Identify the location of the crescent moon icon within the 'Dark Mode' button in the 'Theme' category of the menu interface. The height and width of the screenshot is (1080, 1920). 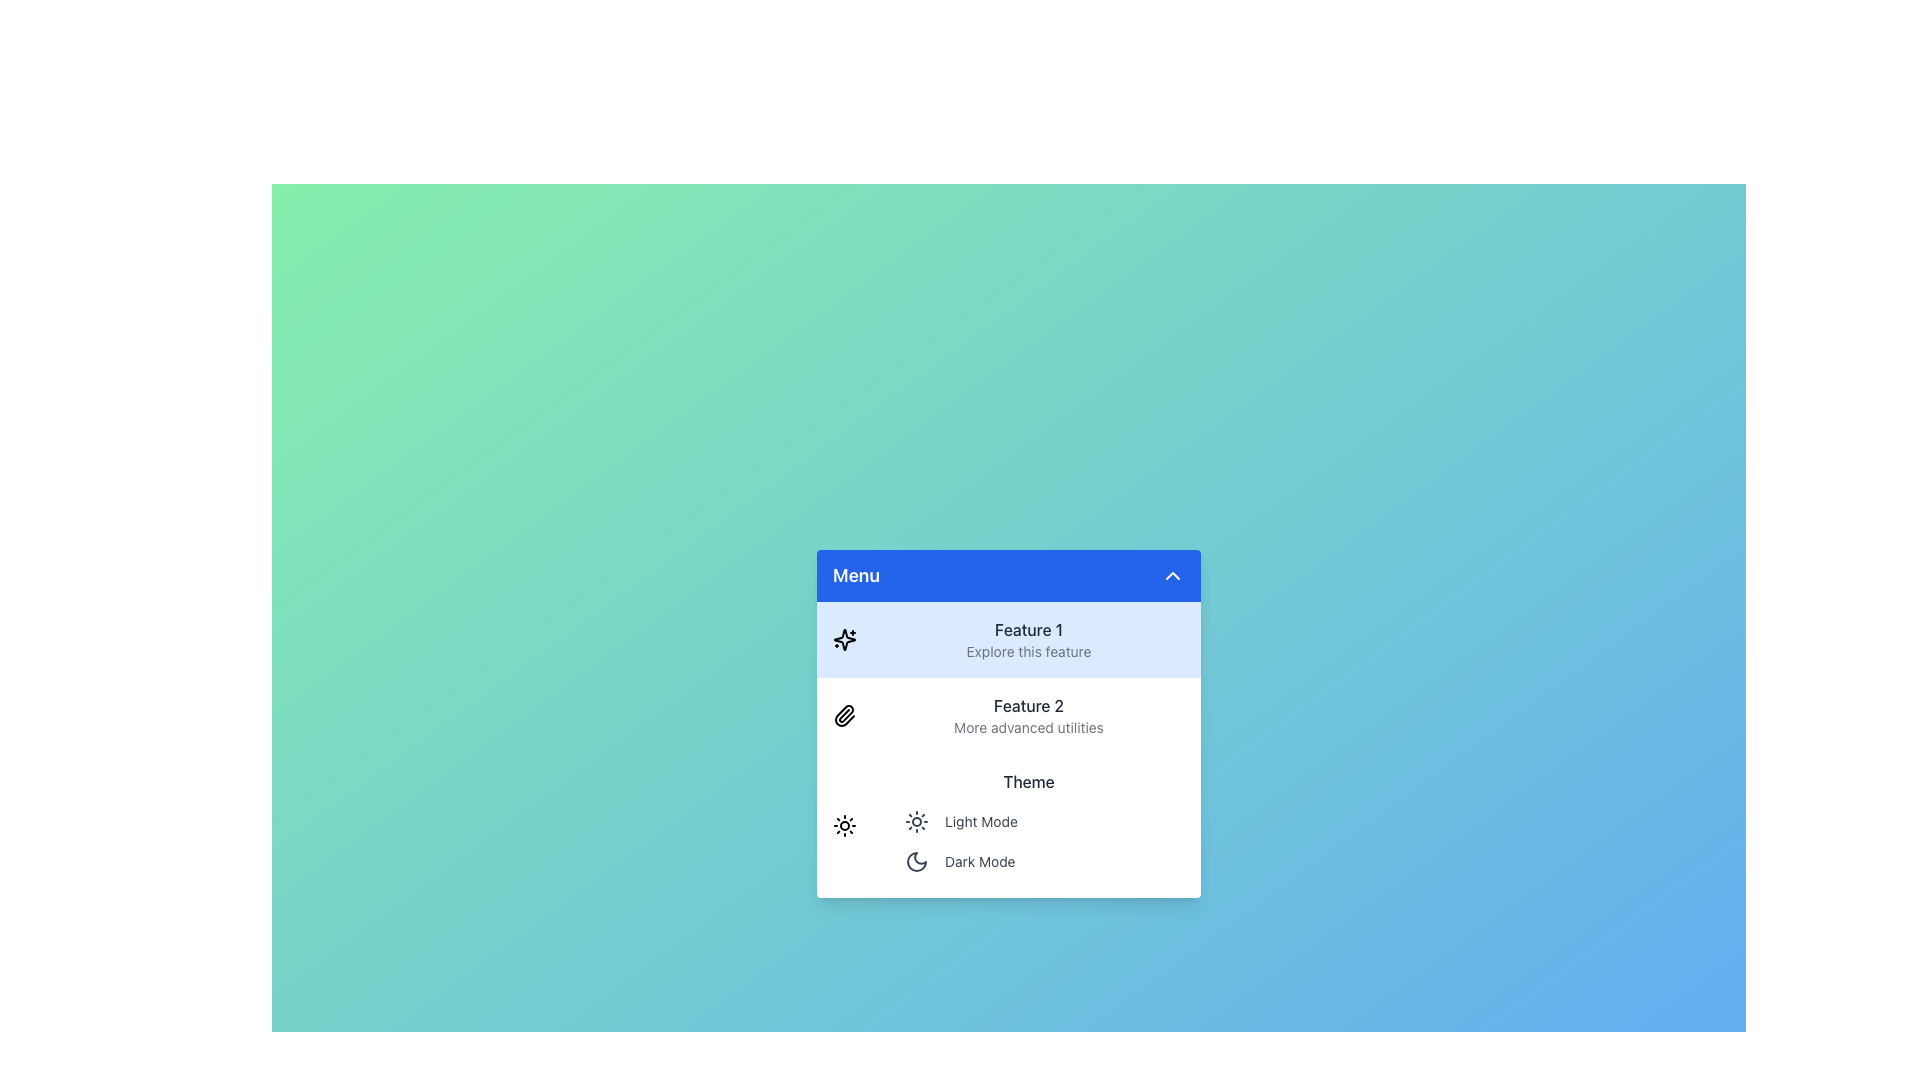
(915, 860).